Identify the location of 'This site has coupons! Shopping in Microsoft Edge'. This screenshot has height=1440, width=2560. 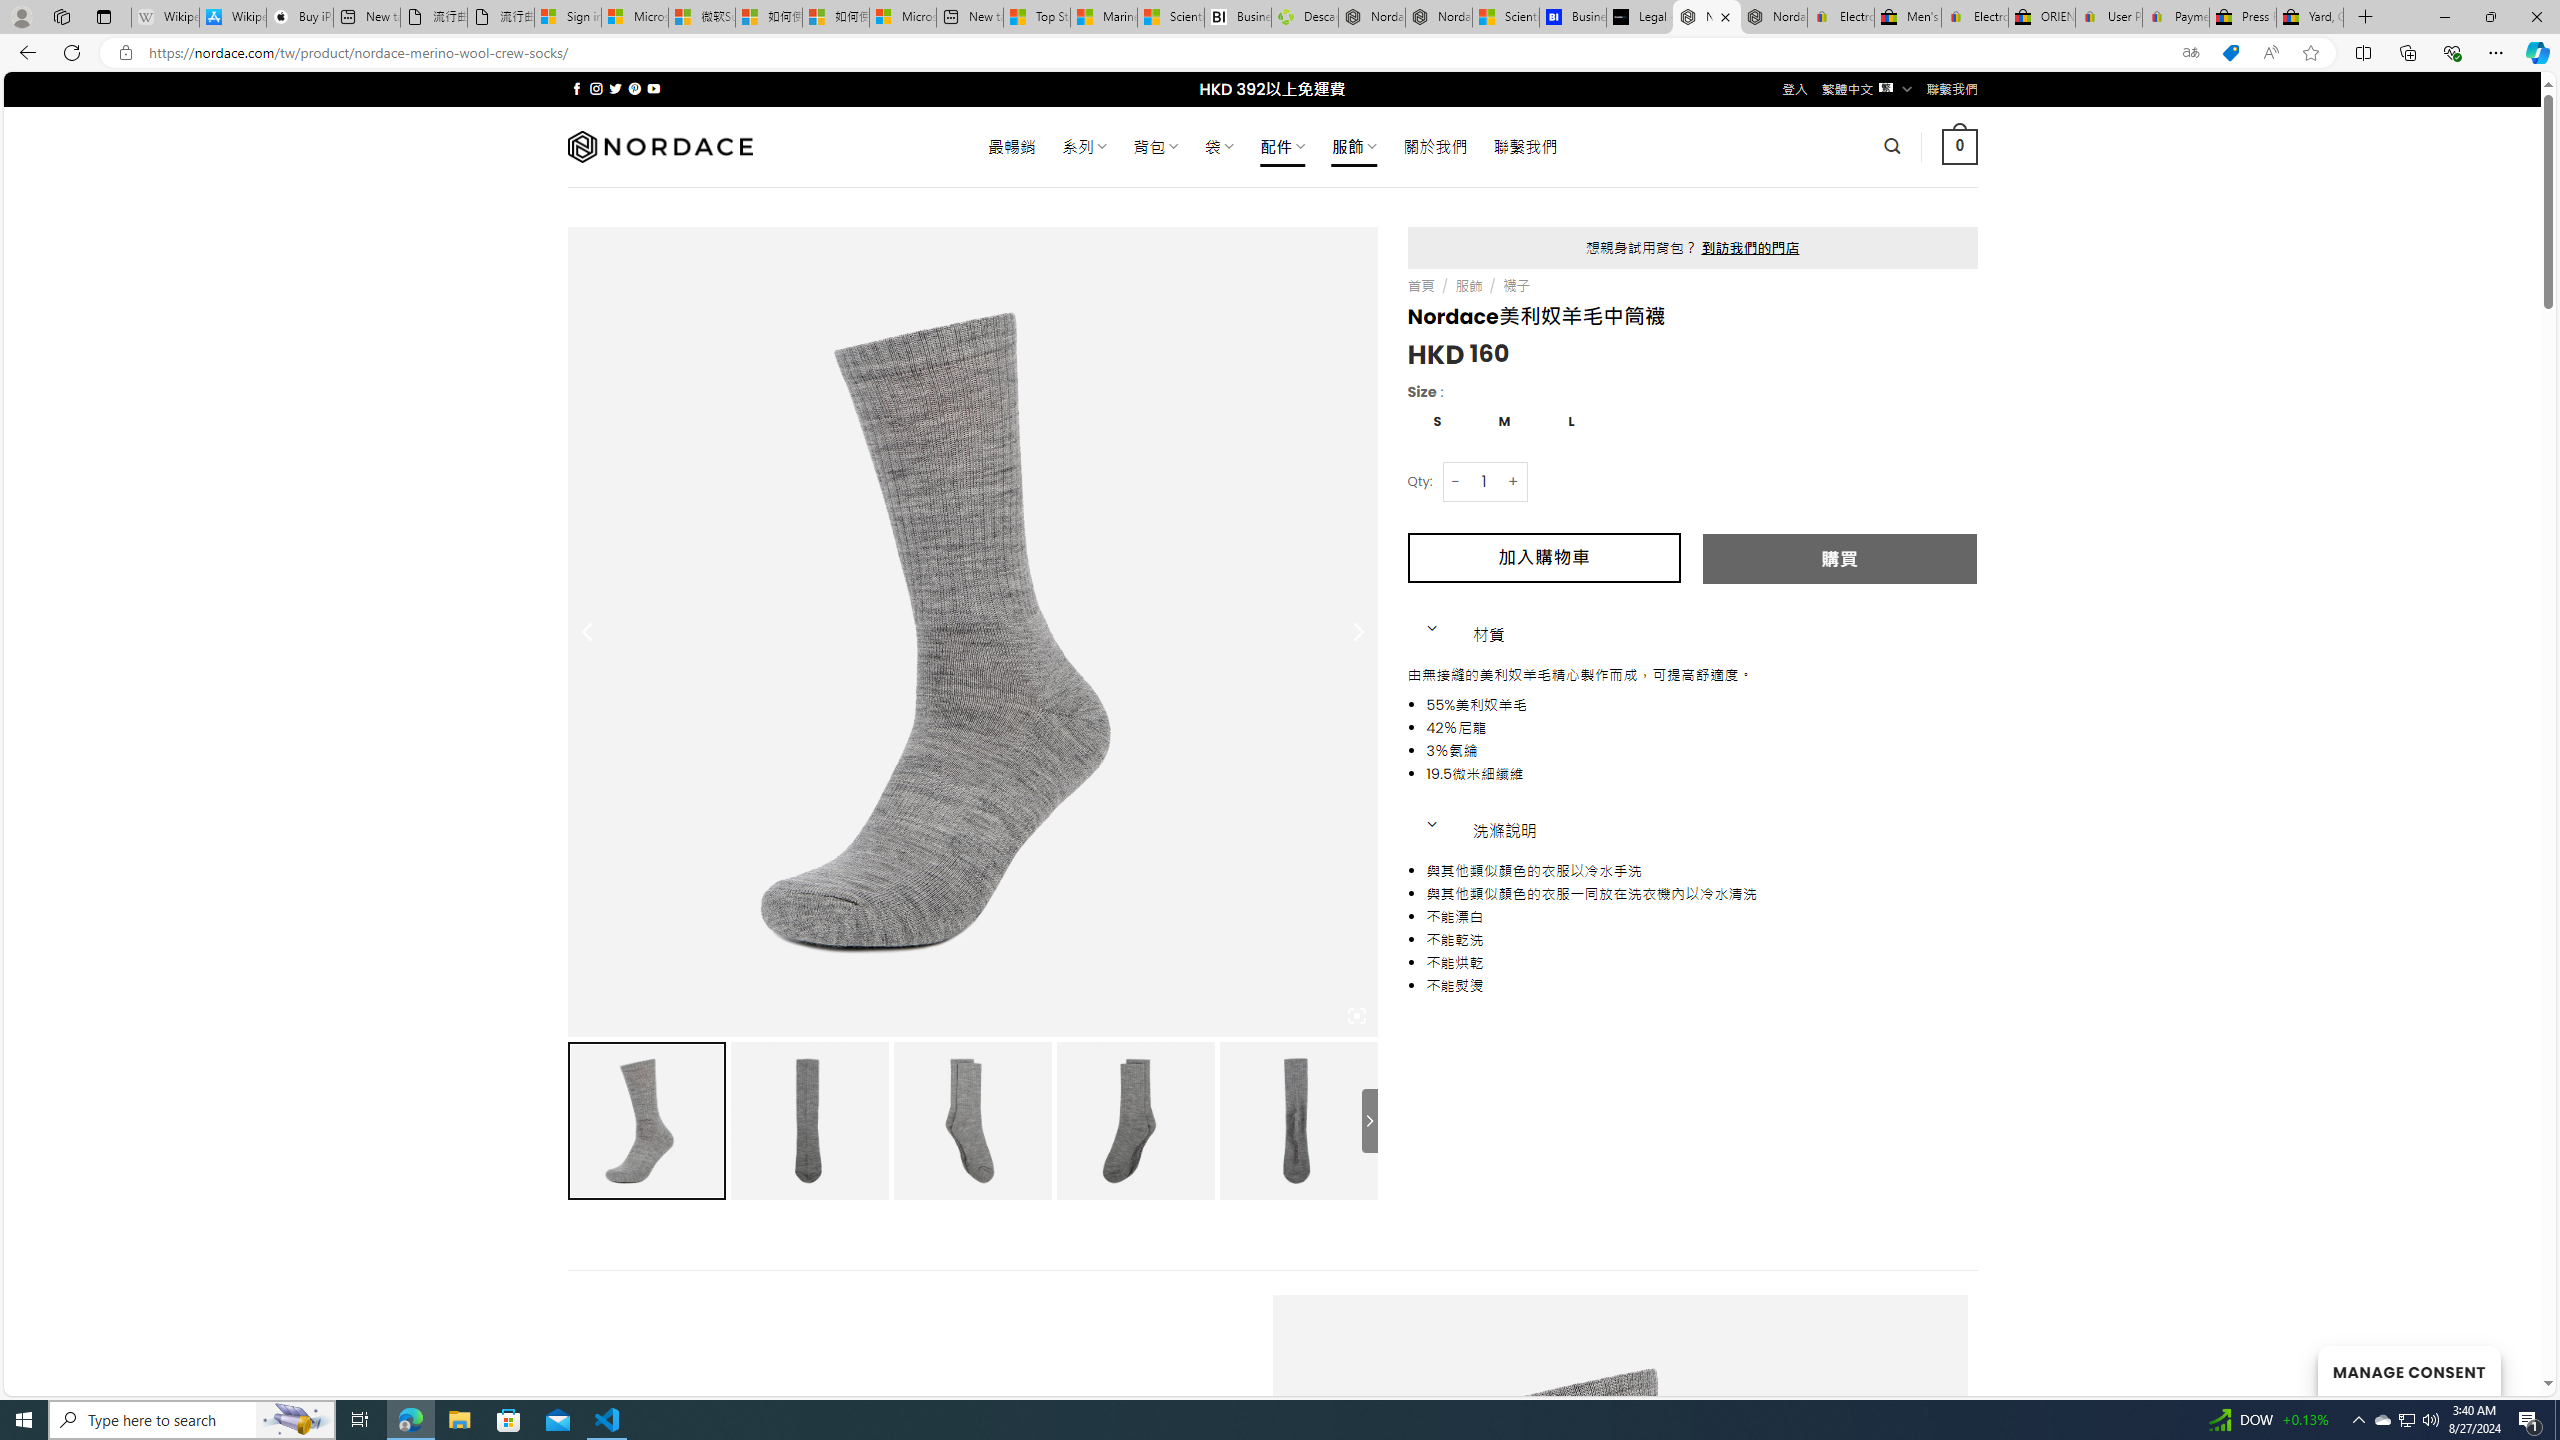
(2230, 53).